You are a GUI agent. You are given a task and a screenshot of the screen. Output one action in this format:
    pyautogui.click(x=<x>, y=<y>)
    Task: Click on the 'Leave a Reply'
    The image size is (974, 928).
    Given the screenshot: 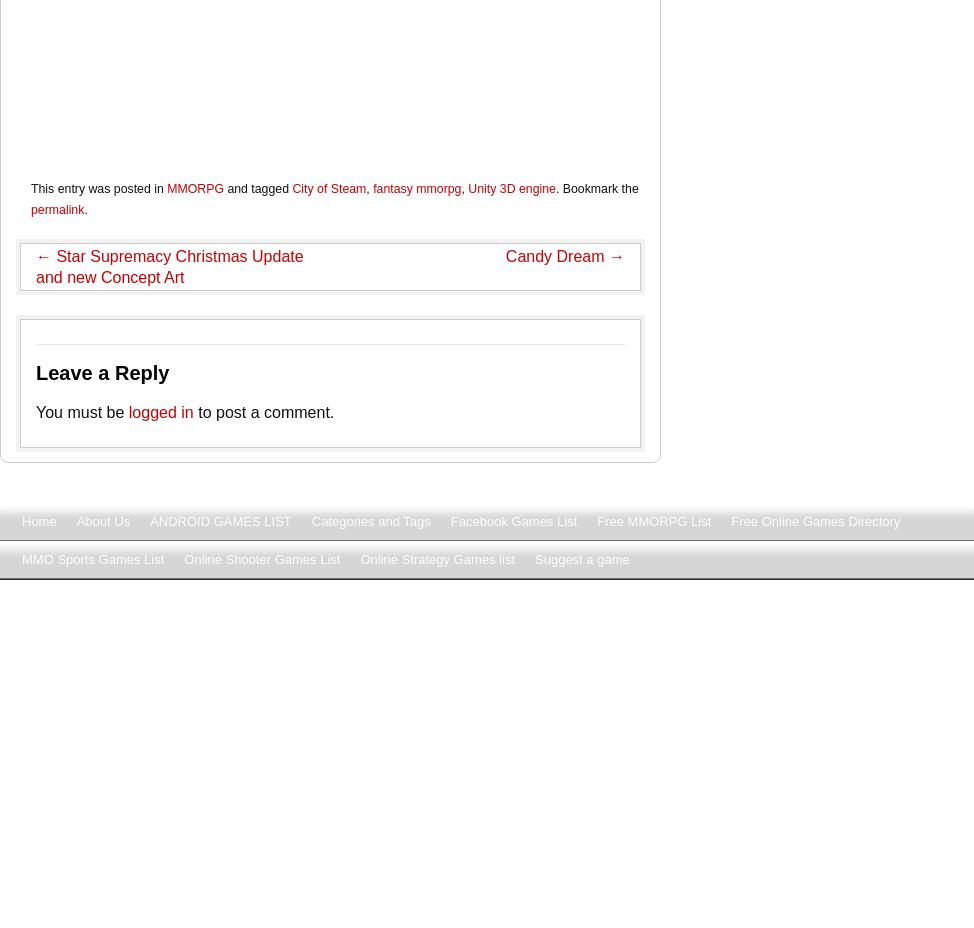 What is the action you would take?
    pyautogui.click(x=101, y=372)
    